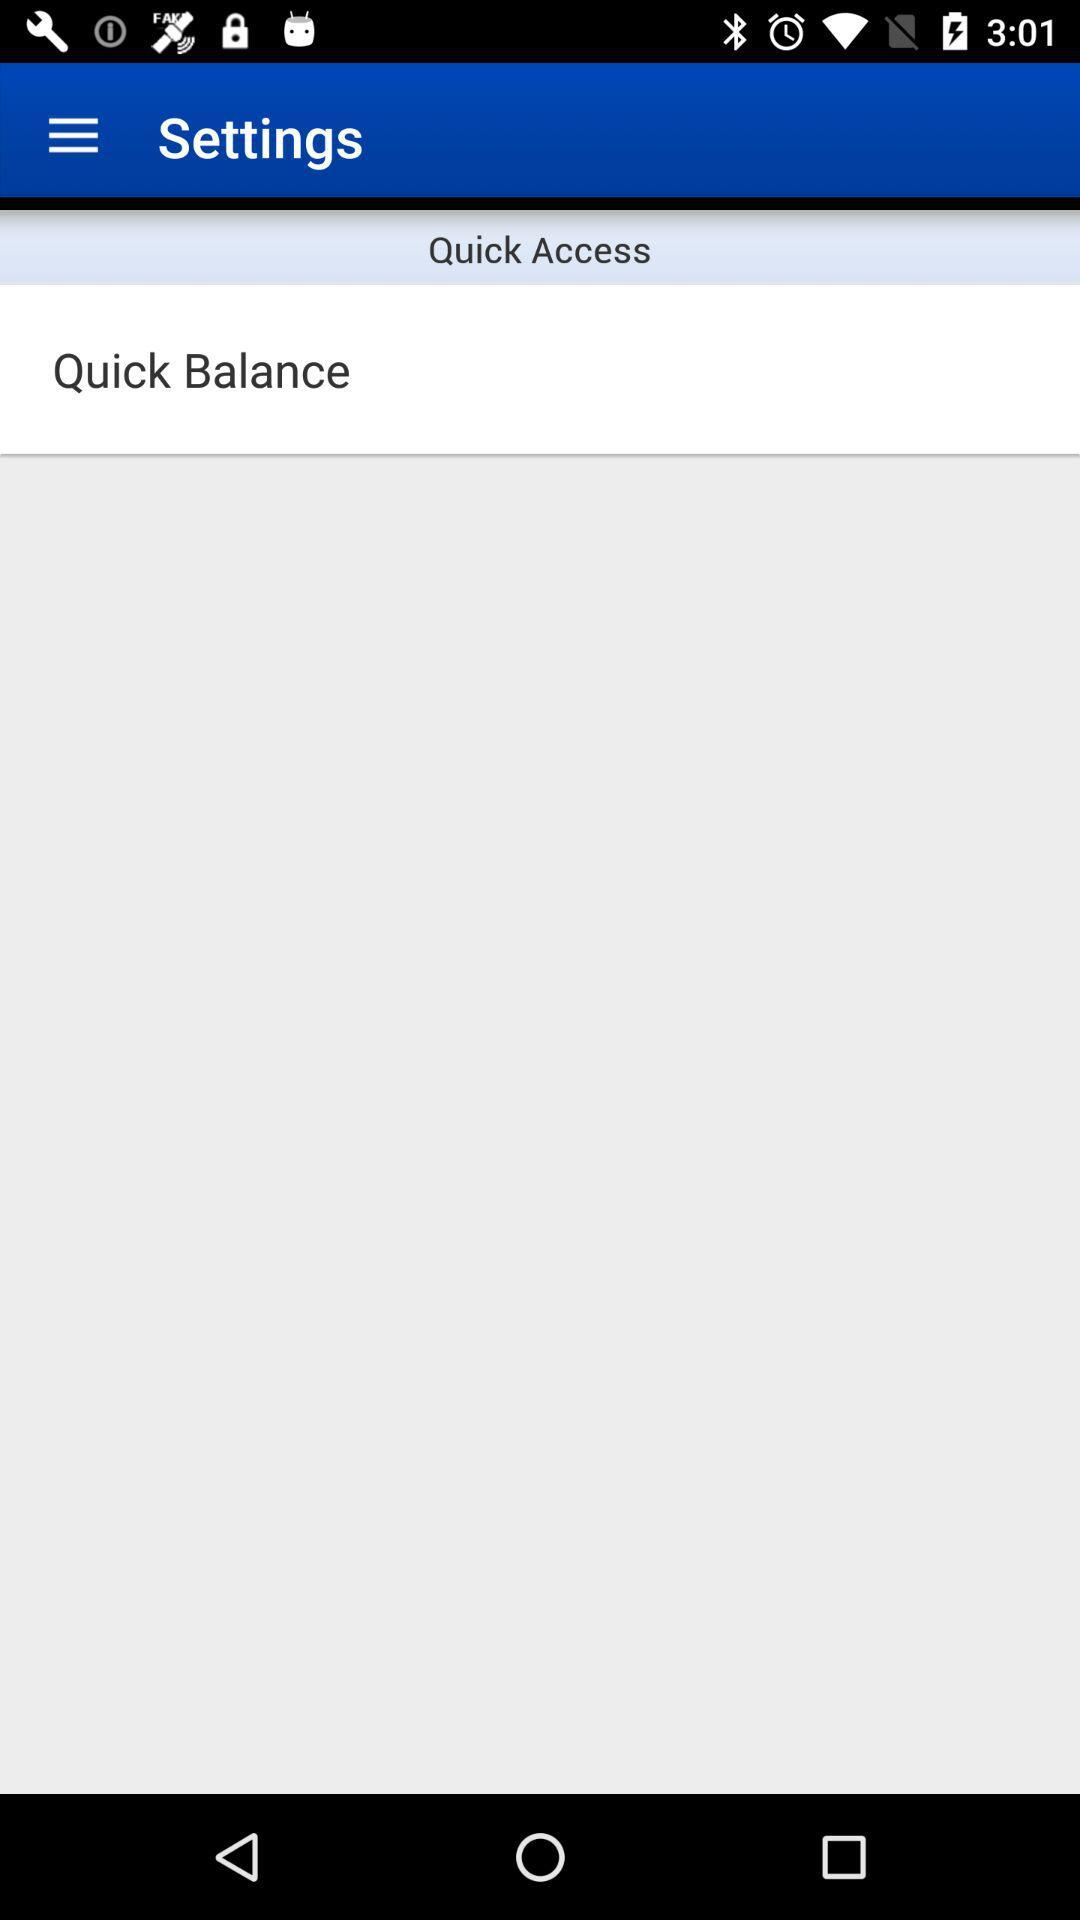 Image resolution: width=1080 pixels, height=1920 pixels. Describe the element at coordinates (72, 135) in the screenshot. I see `the icon to the left of settings icon` at that location.